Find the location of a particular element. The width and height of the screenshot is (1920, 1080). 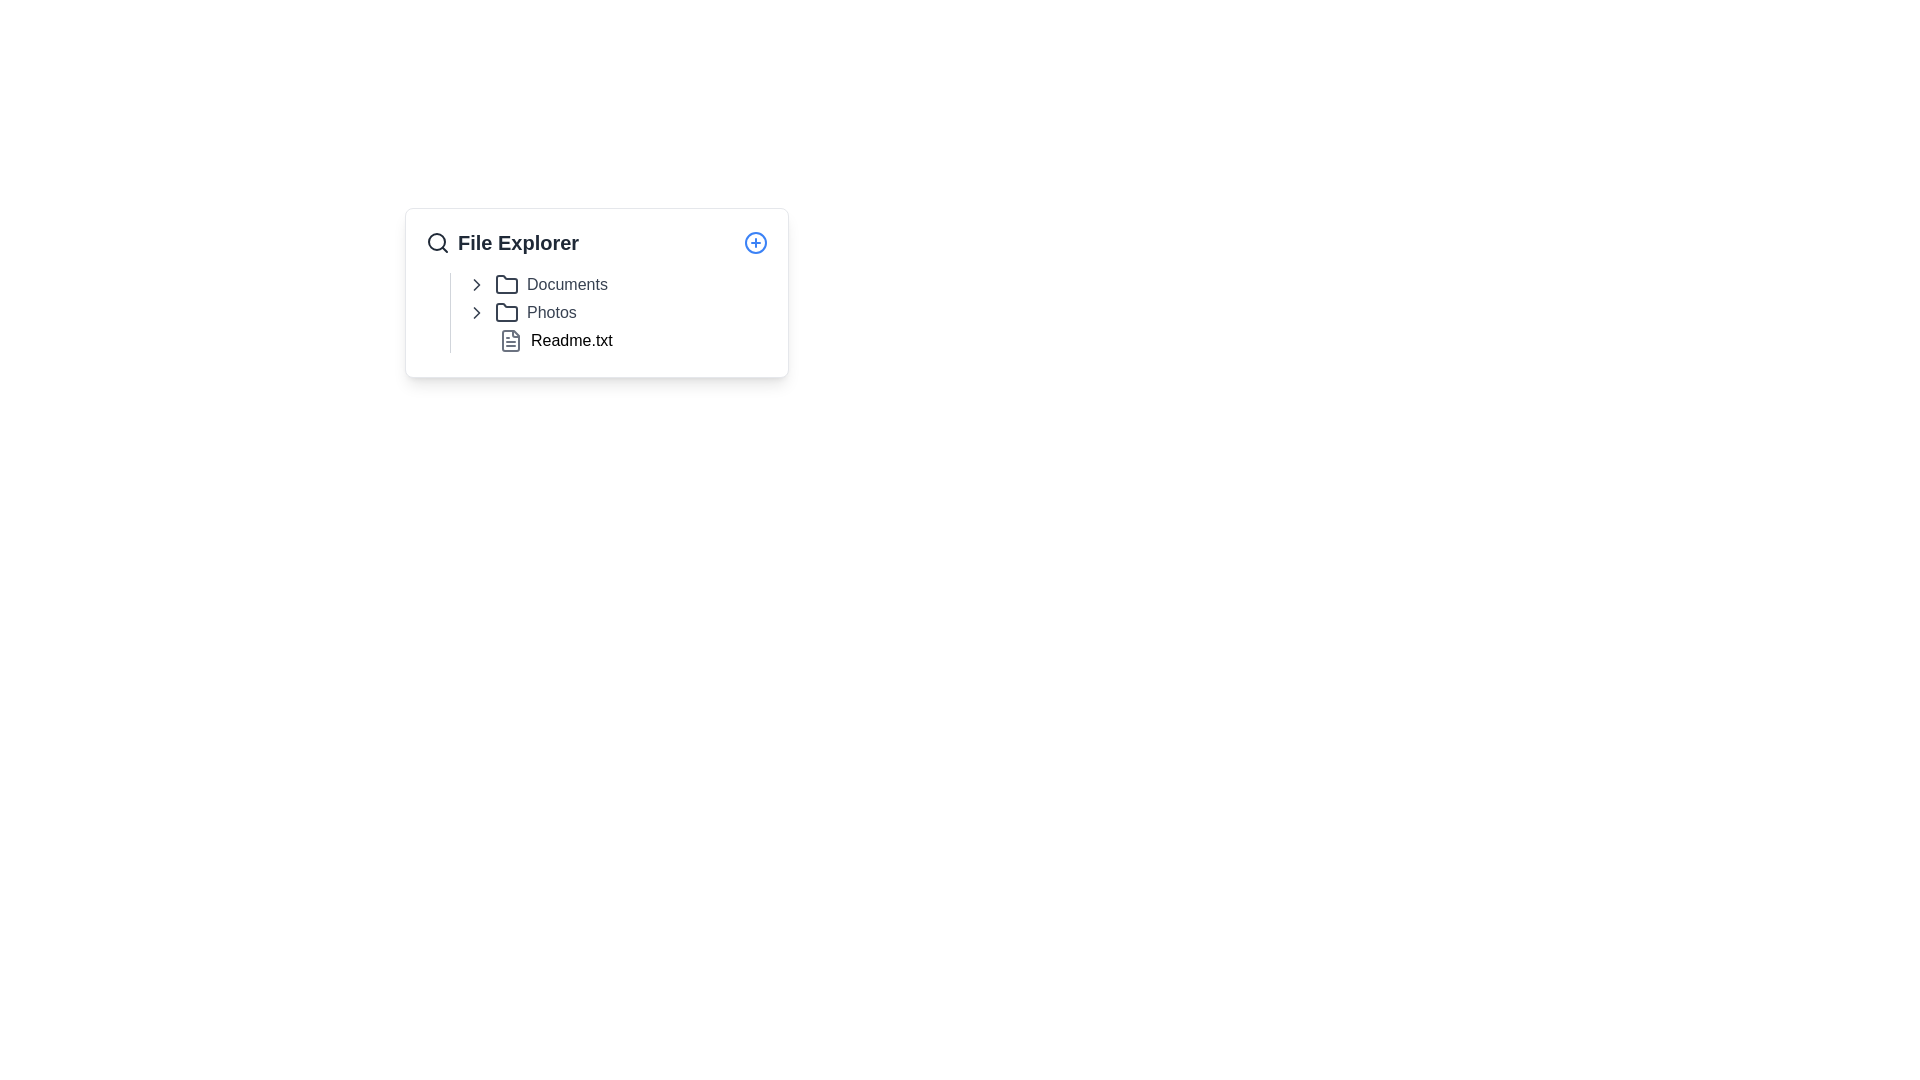

the Folder icon, which is represented by an outlined medium-sized folder icon located between an arrow icon and the text label 'Photos' is located at coordinates (507, 312).